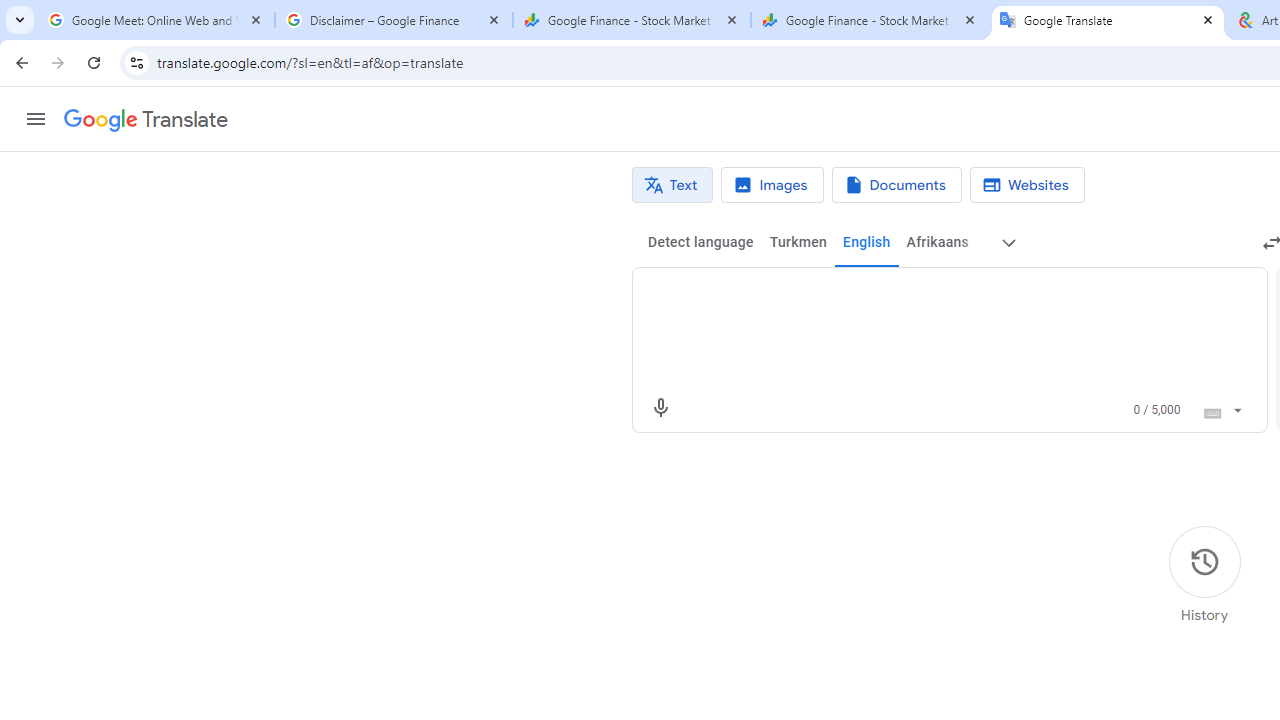  What do you see at coordinates (1008, 242) in the screenshot?
I see `'More source languages'` at bounding box center [1008, 242].